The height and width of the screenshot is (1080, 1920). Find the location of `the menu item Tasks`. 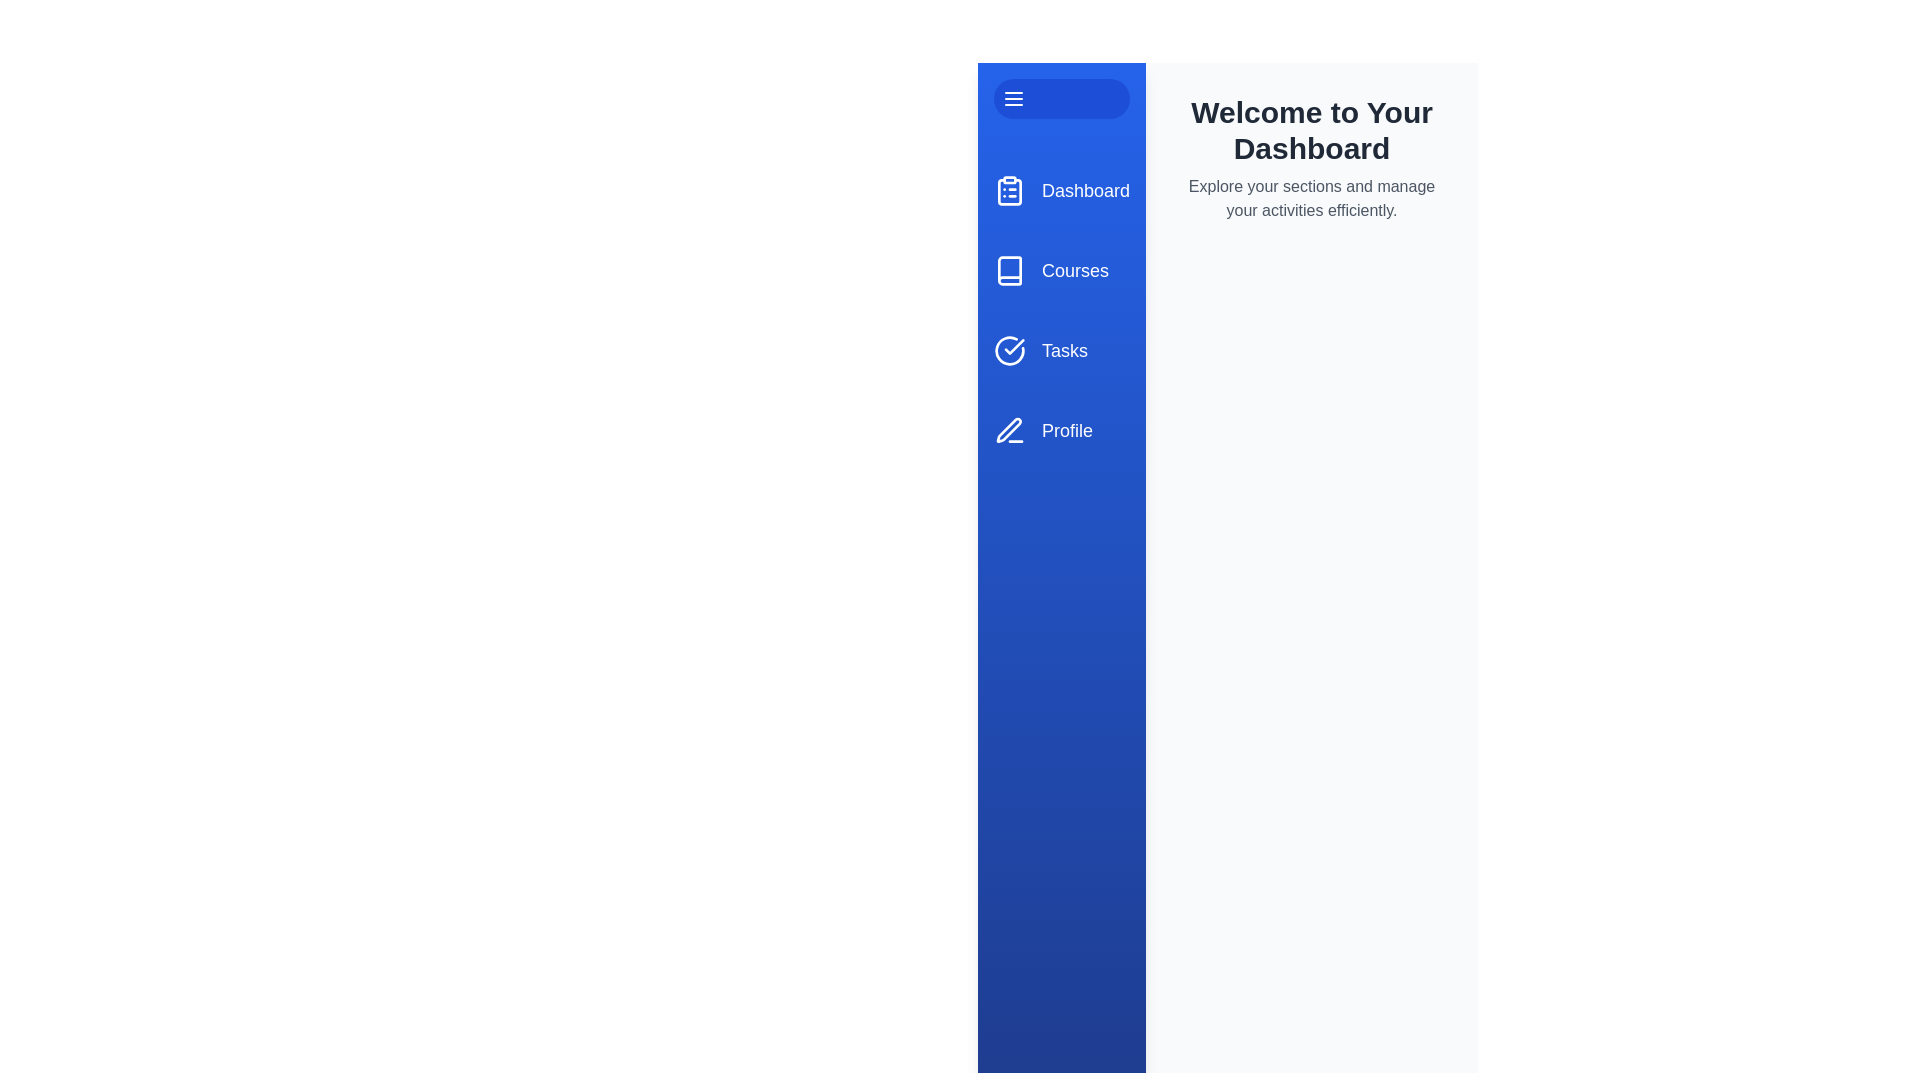

the menu item Tasks is located at coordinates (1060, 350).